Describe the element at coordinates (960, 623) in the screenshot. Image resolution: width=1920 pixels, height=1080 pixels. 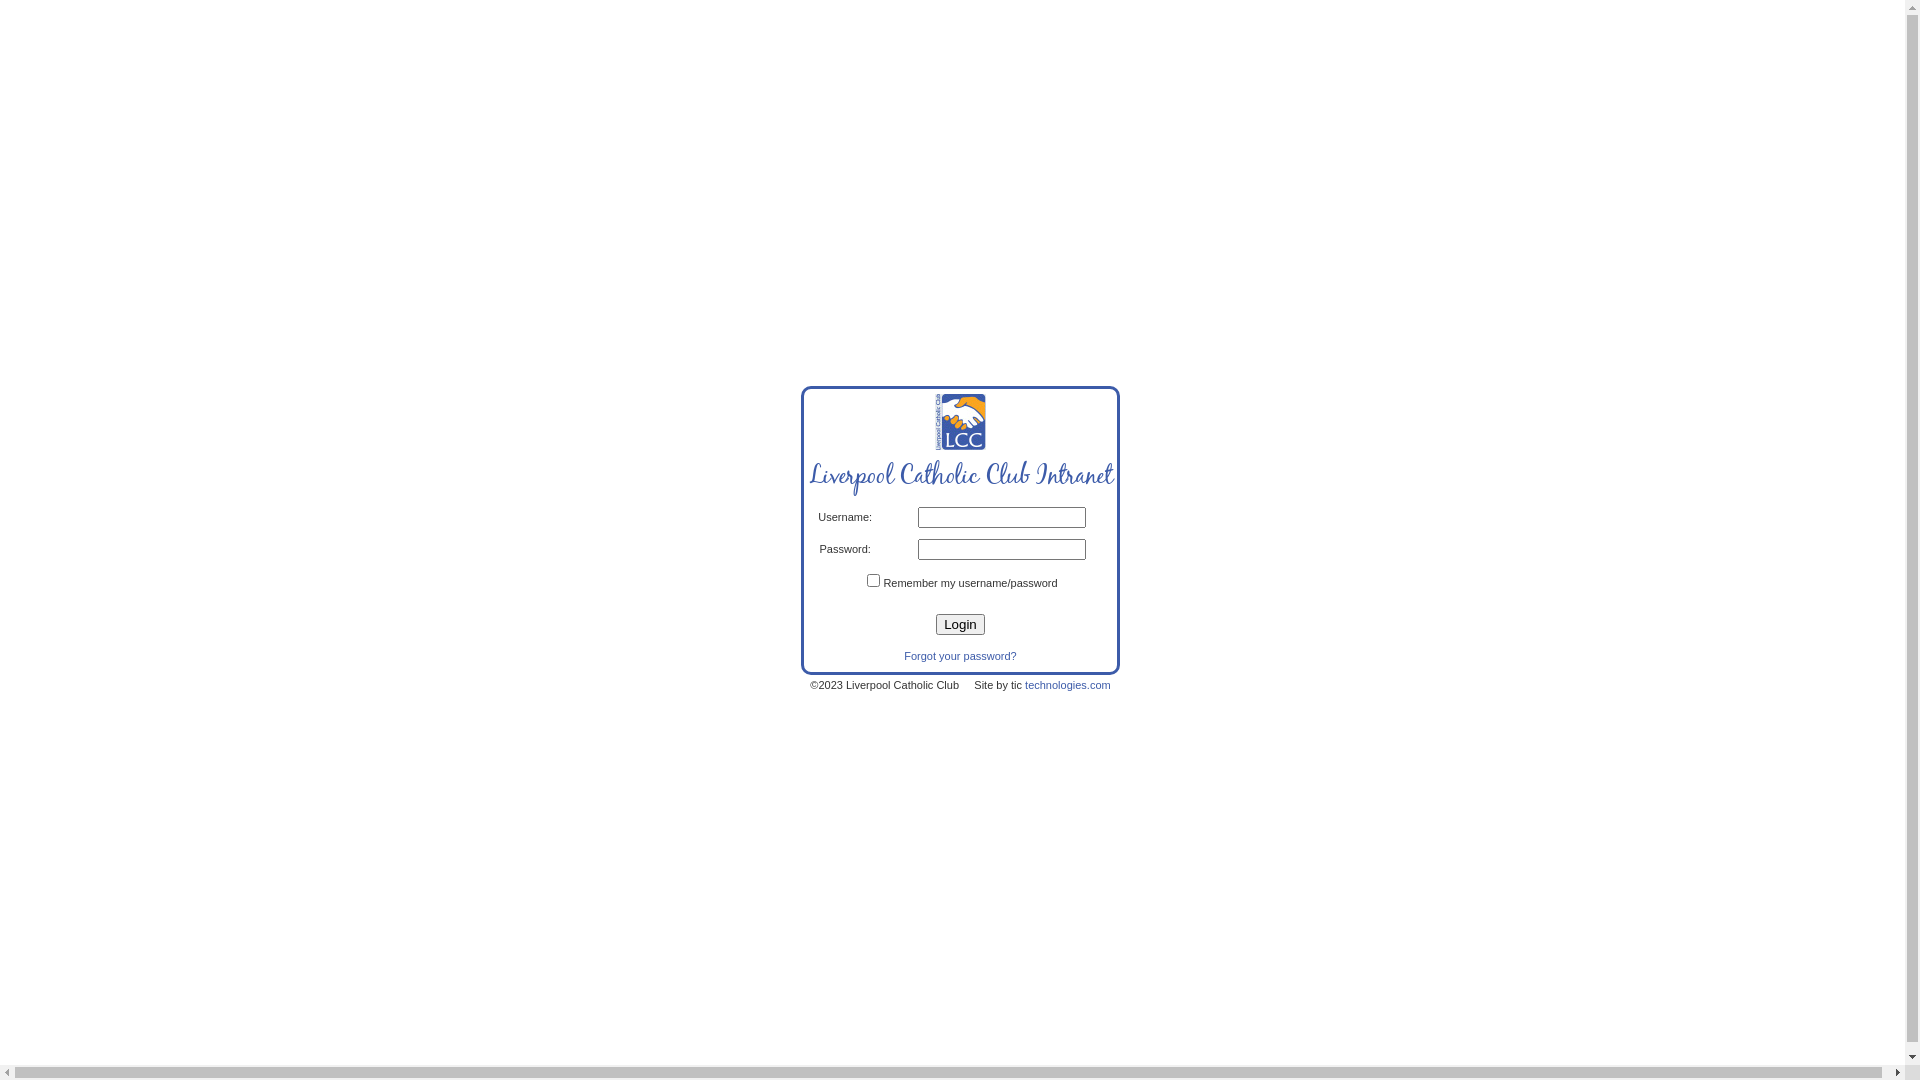
I see `'Login'` at that location.